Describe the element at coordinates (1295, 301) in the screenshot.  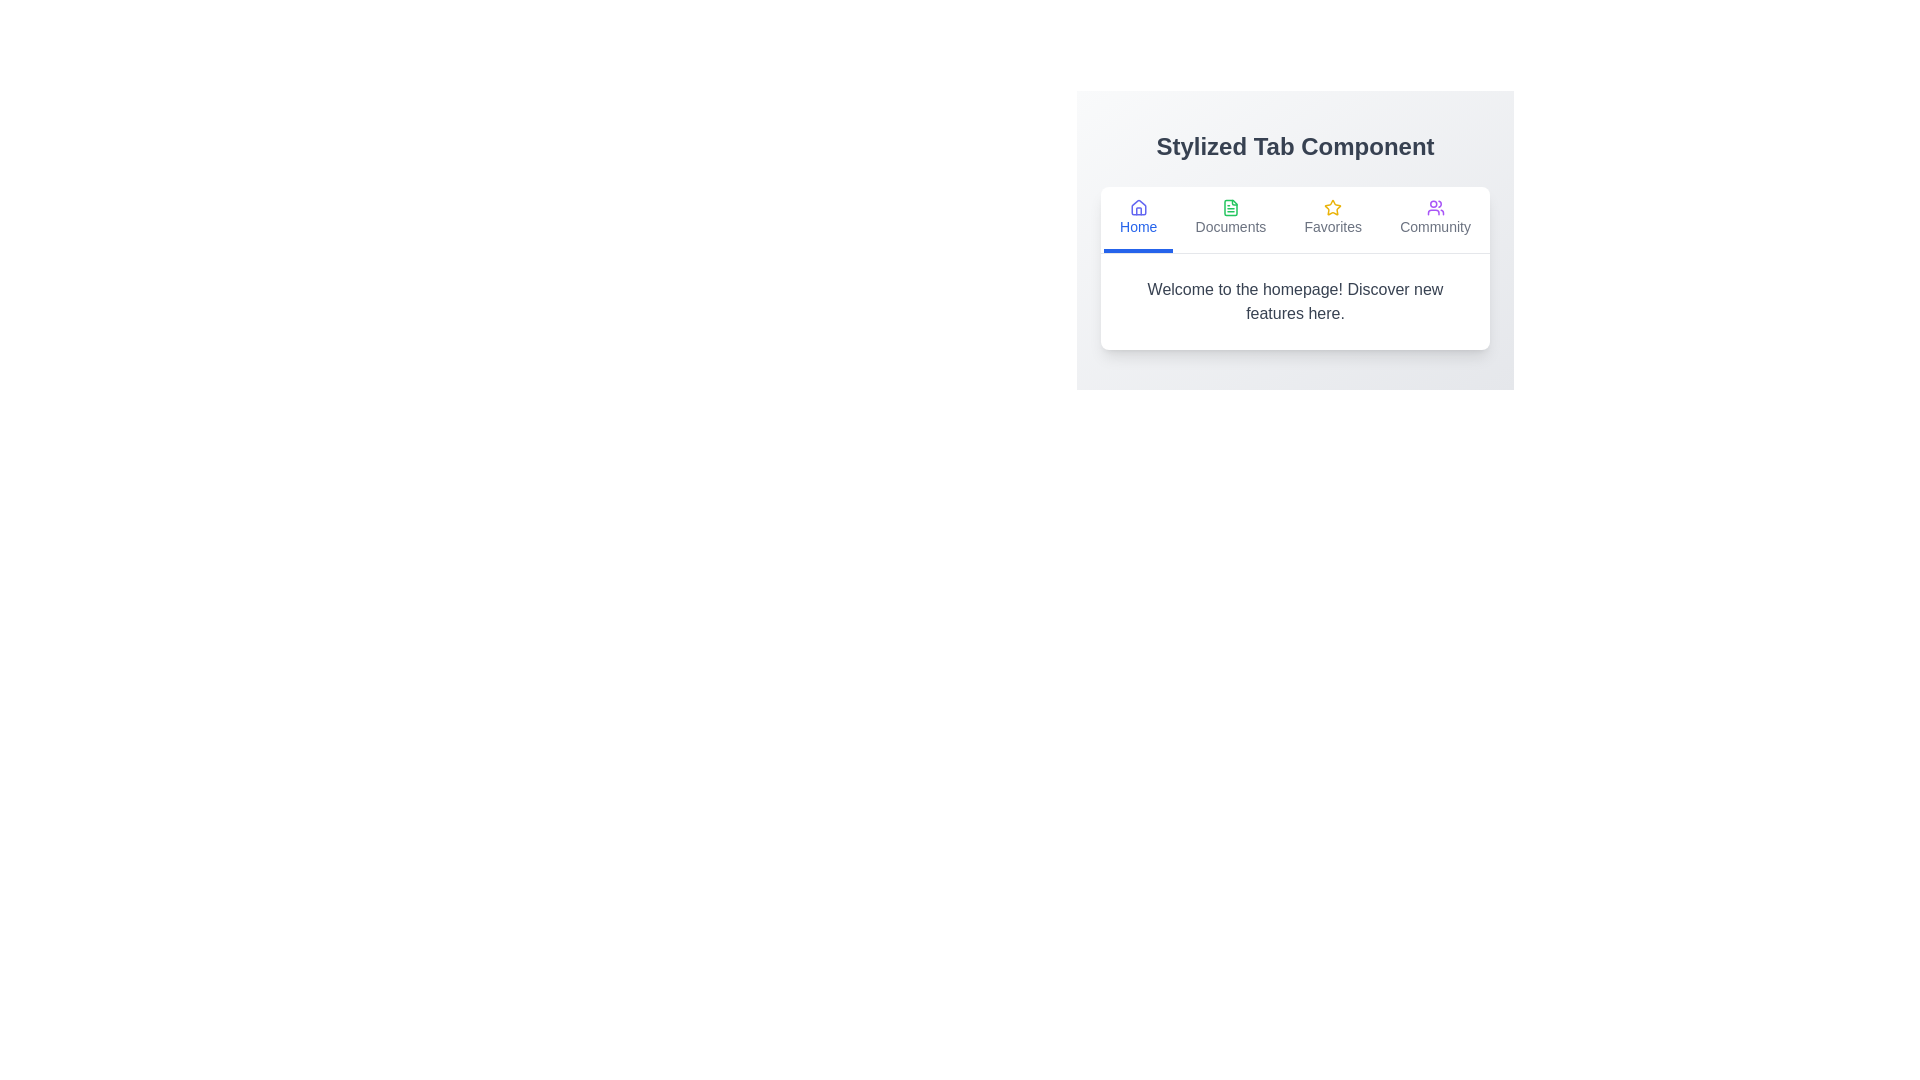
I see `the welcoming introductory text element located below the navigation header on the homepage, which provides a brief message about discovering new features` at that location.